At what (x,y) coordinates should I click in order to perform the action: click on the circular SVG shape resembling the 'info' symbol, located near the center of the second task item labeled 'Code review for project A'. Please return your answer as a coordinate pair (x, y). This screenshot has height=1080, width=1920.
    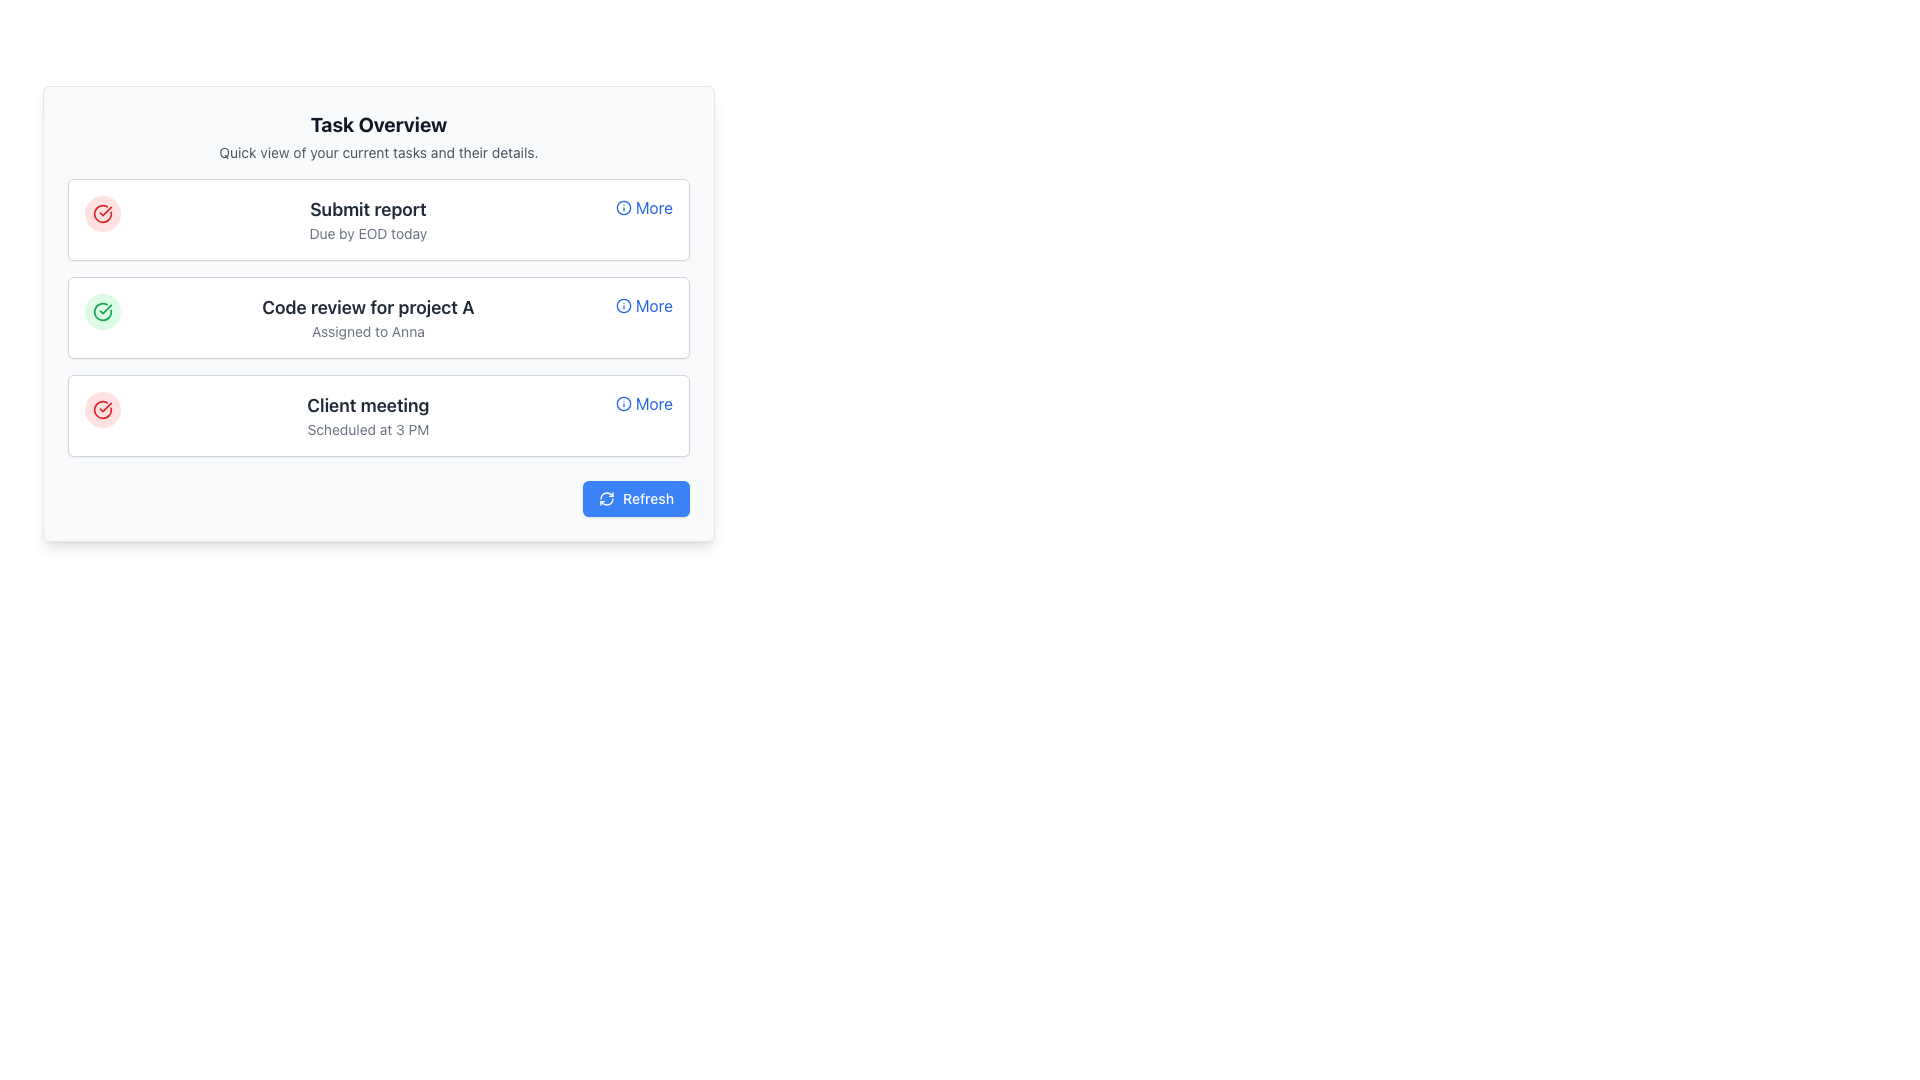
    Looking at the image, I should click on (622, 305).